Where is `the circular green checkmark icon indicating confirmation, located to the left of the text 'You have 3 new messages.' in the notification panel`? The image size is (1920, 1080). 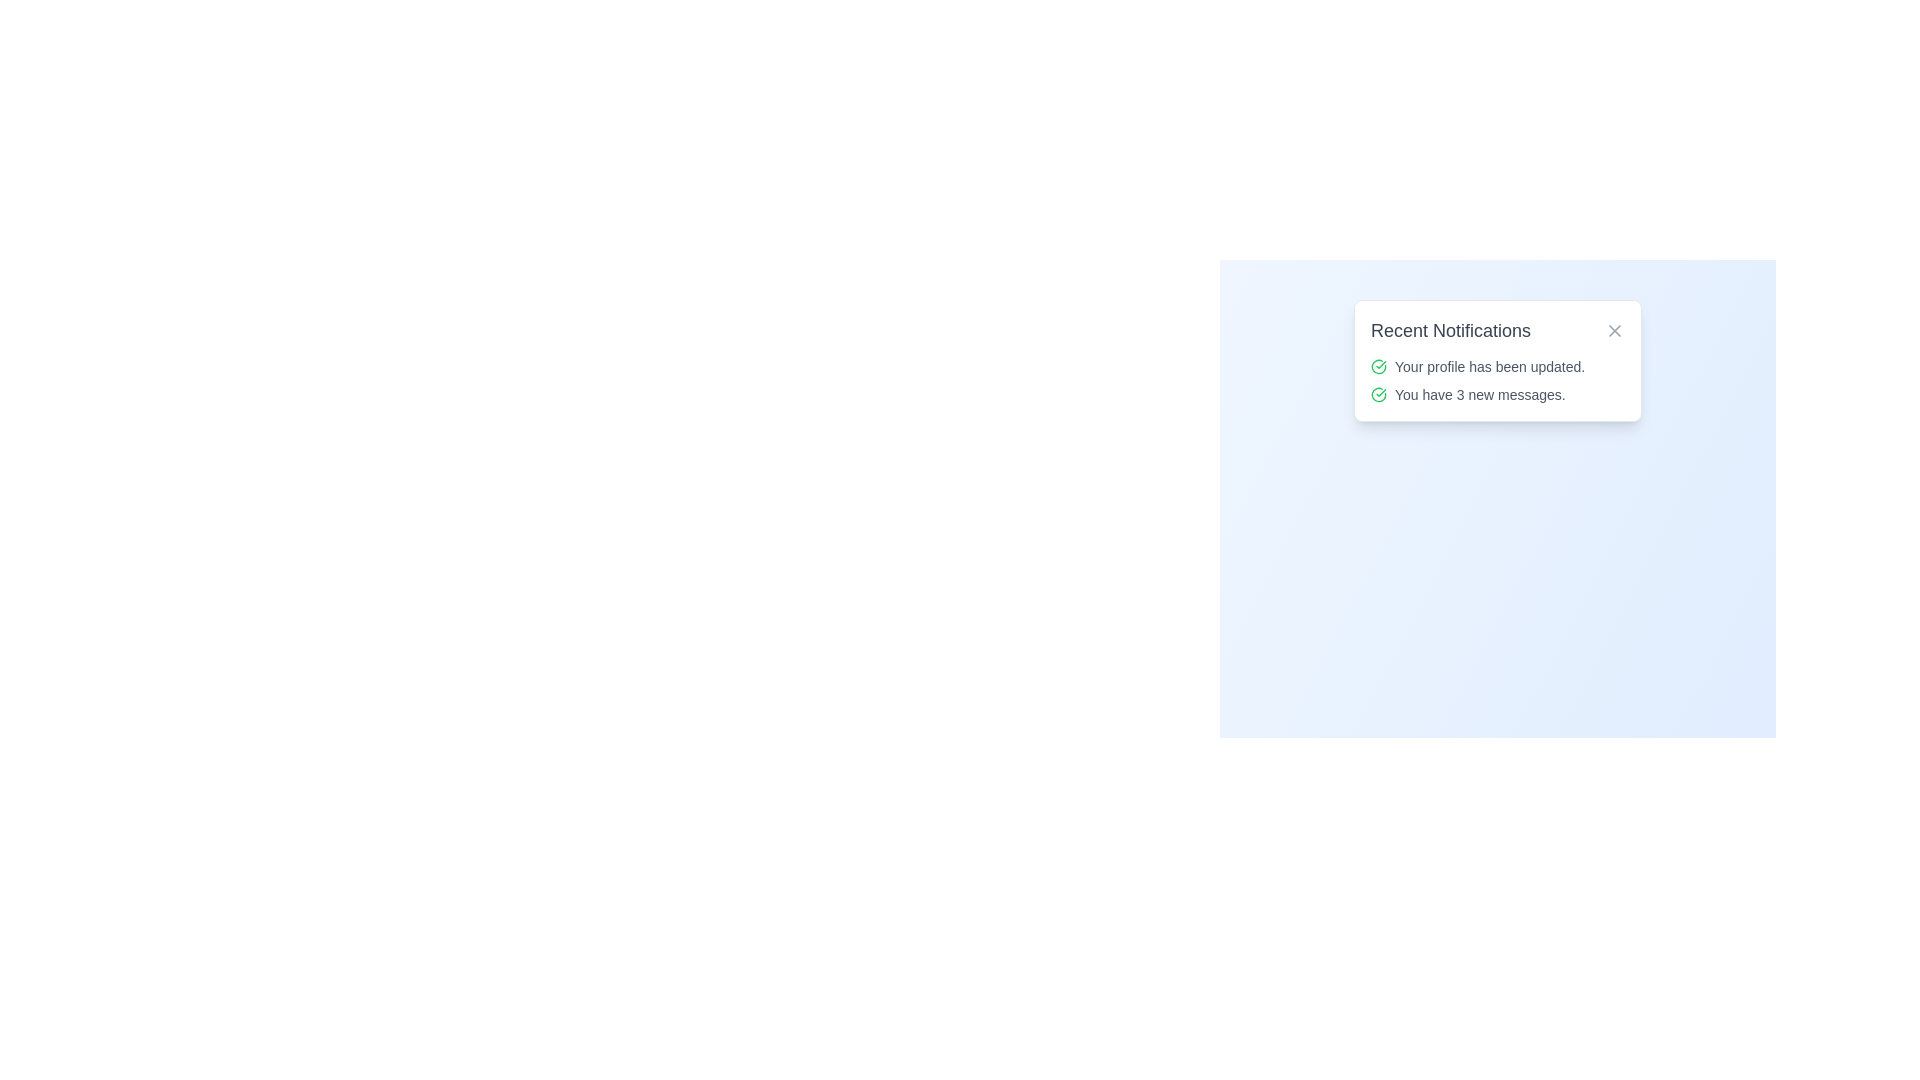 the circular green checkmark icon indicating confirmation, located to the left of the text 'You have 3 new messages.' in the notification panel is located at coordinates (1377, 394).